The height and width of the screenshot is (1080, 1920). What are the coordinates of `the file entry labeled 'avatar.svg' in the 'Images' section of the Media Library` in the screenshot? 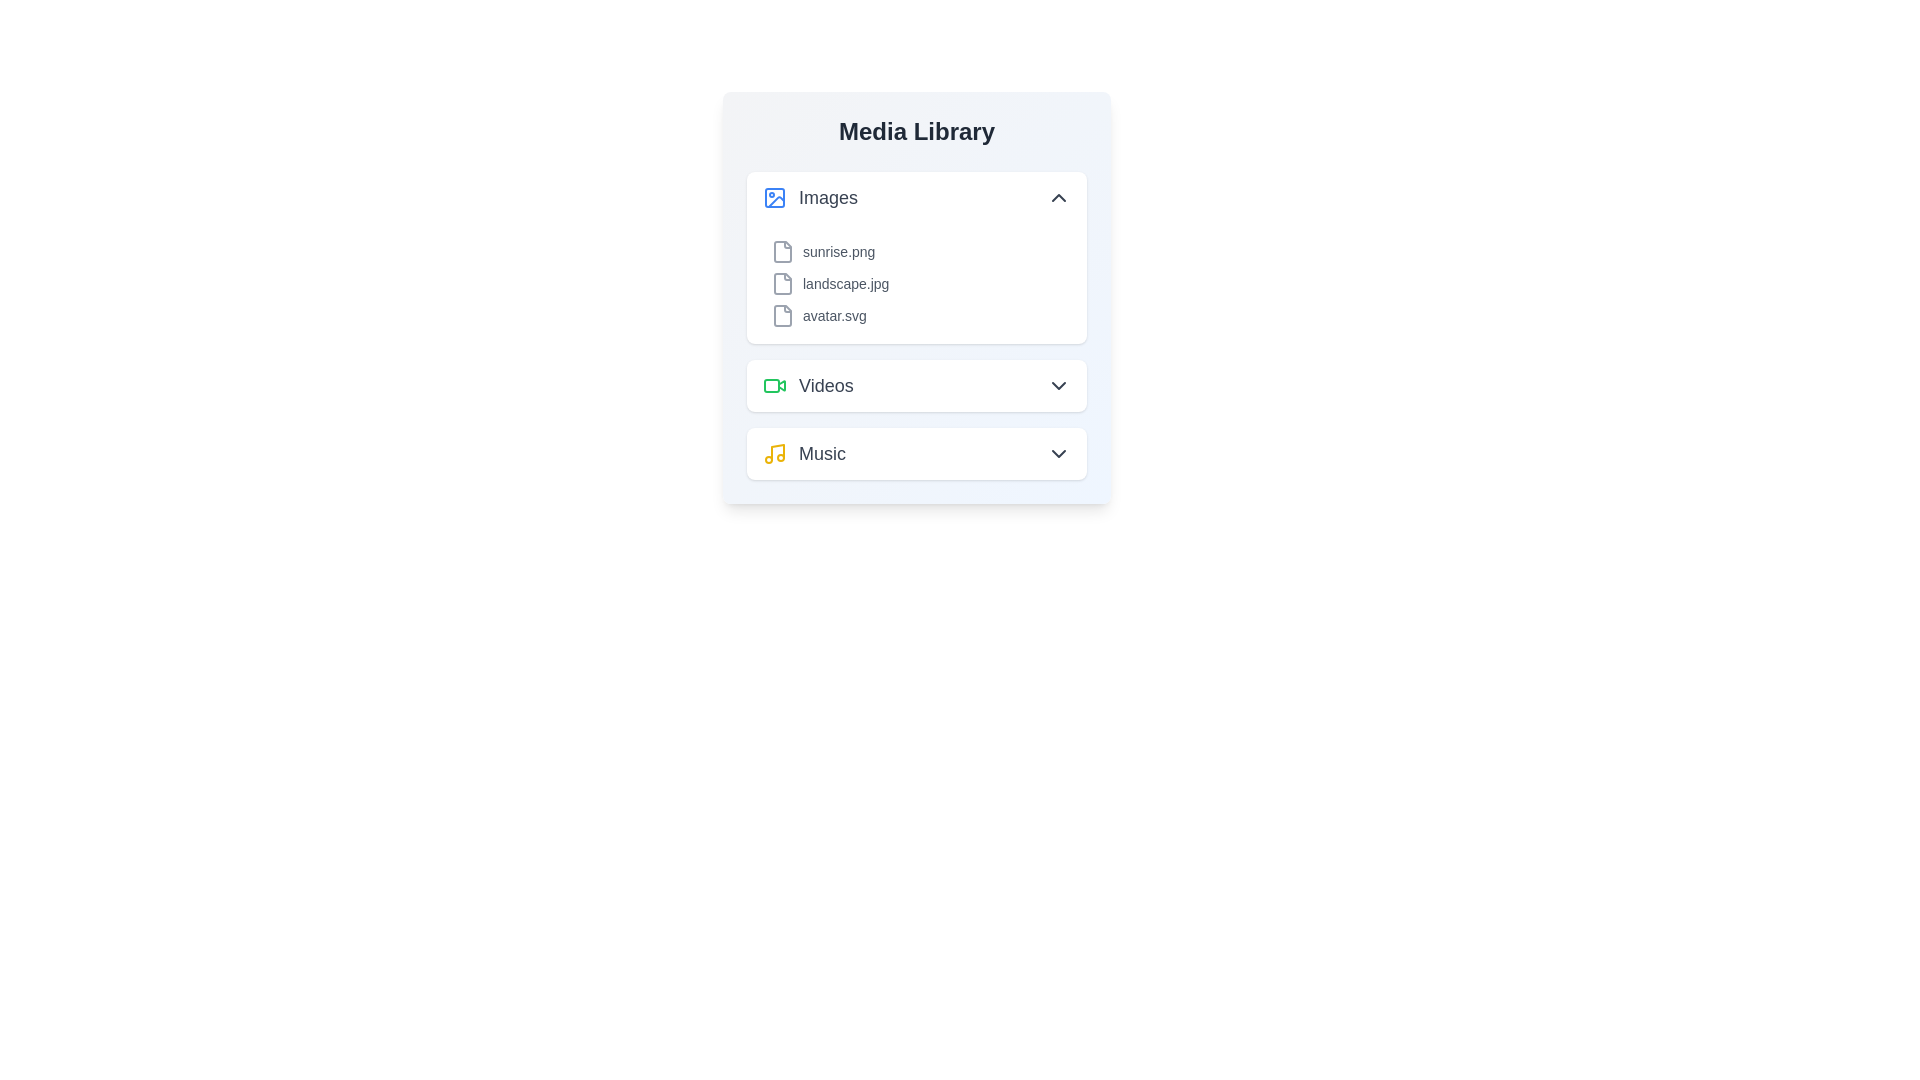 It's located at (915, 315).